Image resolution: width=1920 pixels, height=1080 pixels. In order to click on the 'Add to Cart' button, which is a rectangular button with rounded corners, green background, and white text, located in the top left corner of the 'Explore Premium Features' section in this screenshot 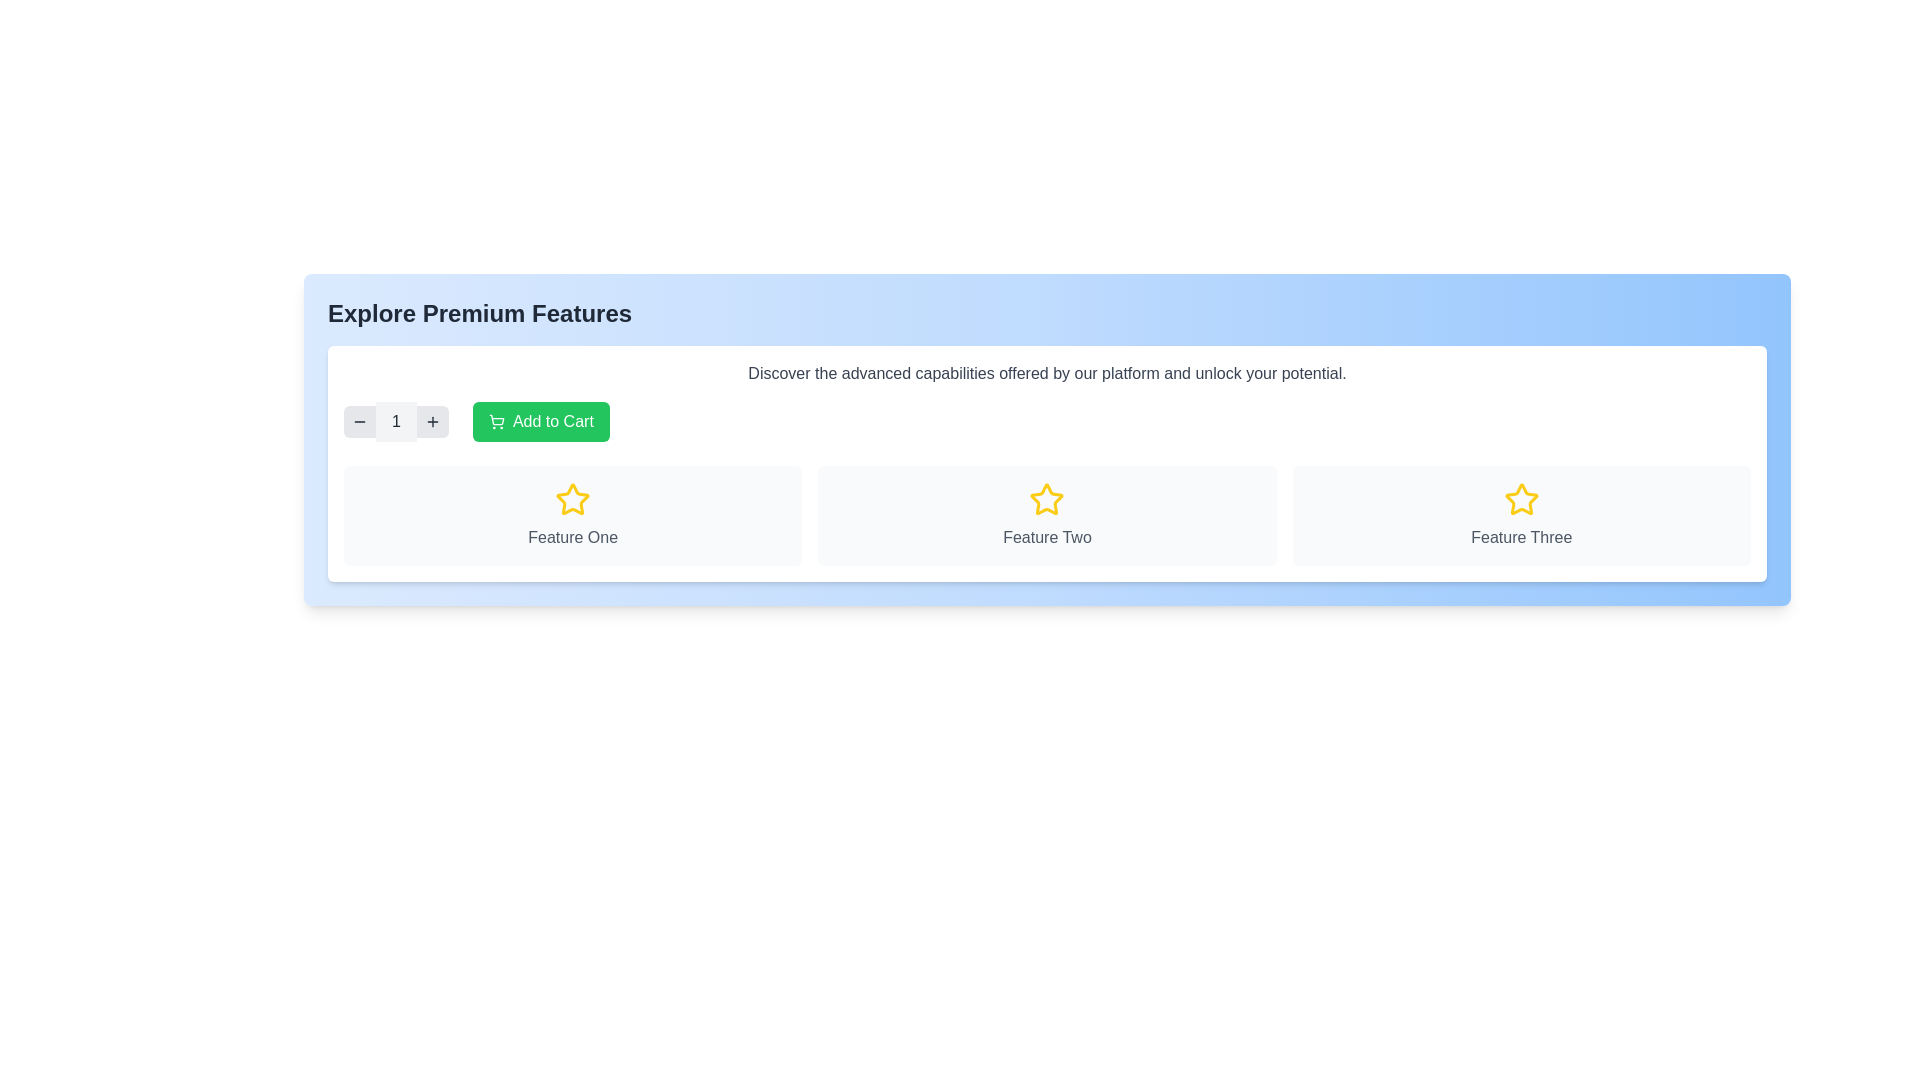, I will do `click(541, 420)`.